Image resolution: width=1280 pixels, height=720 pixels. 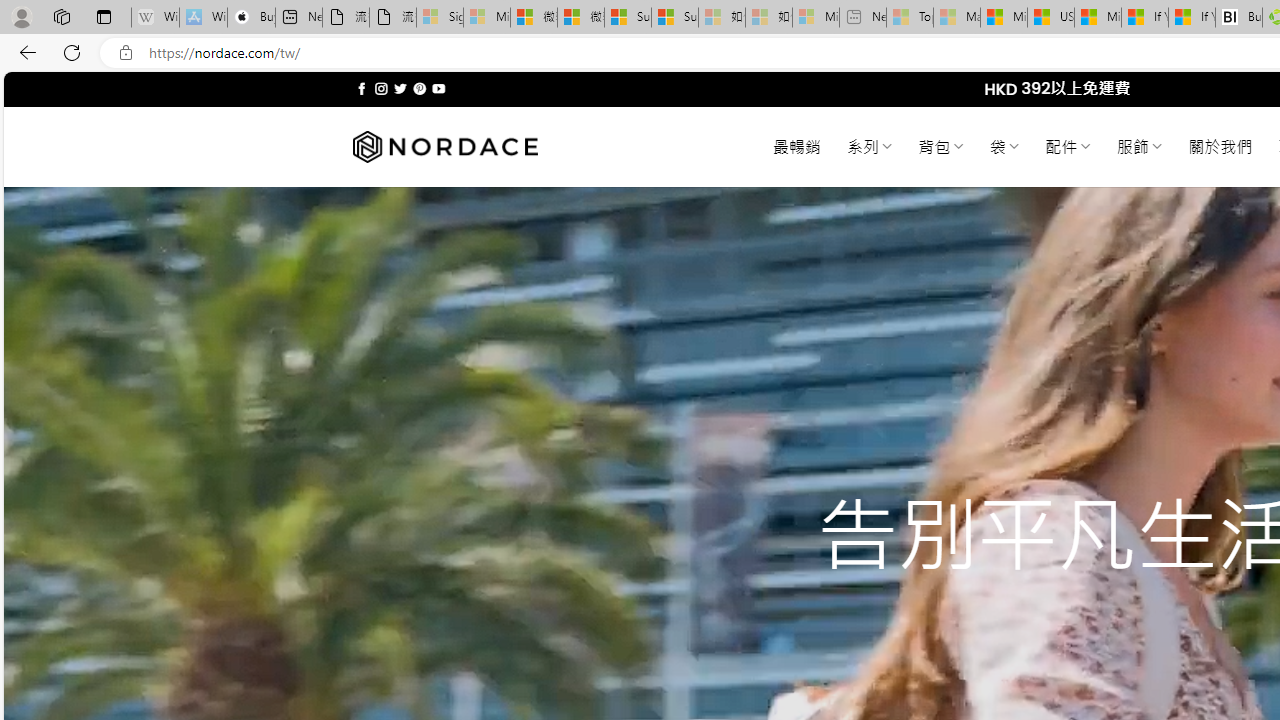 What do you see at coordinates (909, 17) in the screenshot?
I see `'Top Stories - MSN - Sleeping'` at bounding box center [909, 17].